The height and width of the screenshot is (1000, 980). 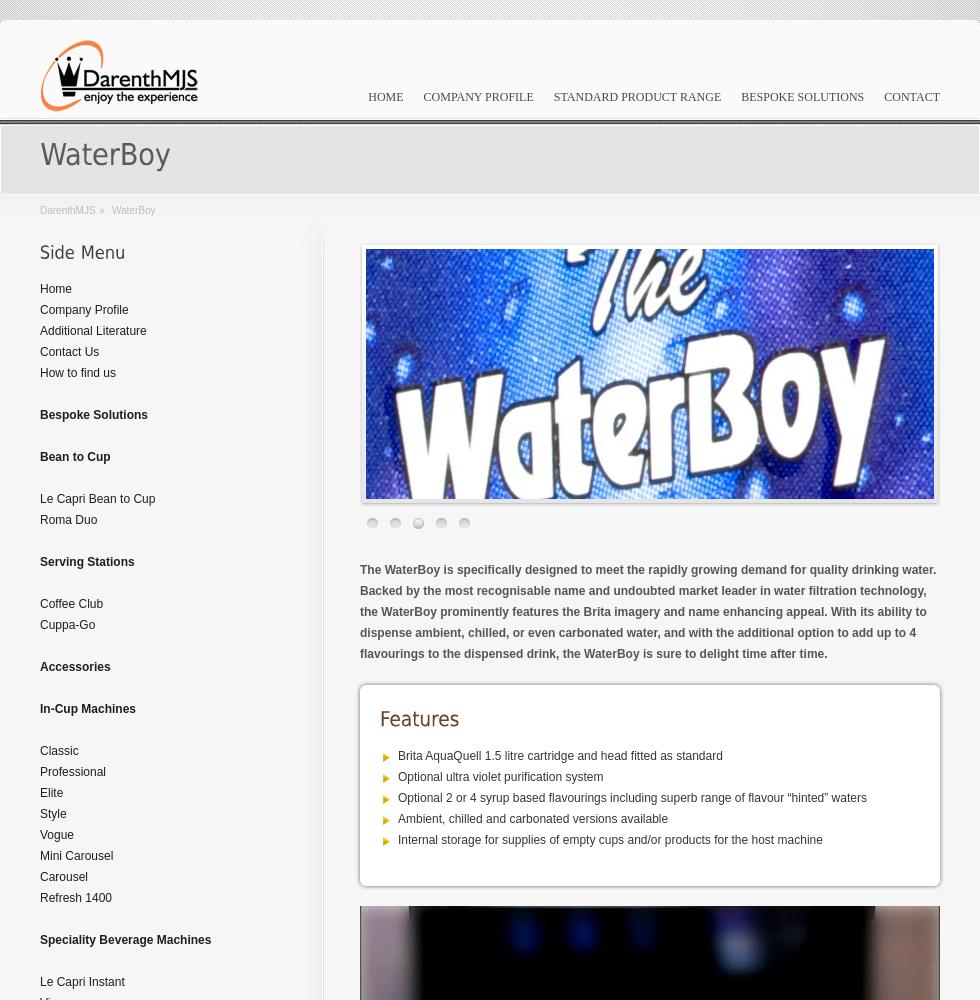 What do you see at coordinates (533, 818) in the screenshot?
I see `'Ambient, chilled and carbonated versions available'` at bounding box center [533, 818].